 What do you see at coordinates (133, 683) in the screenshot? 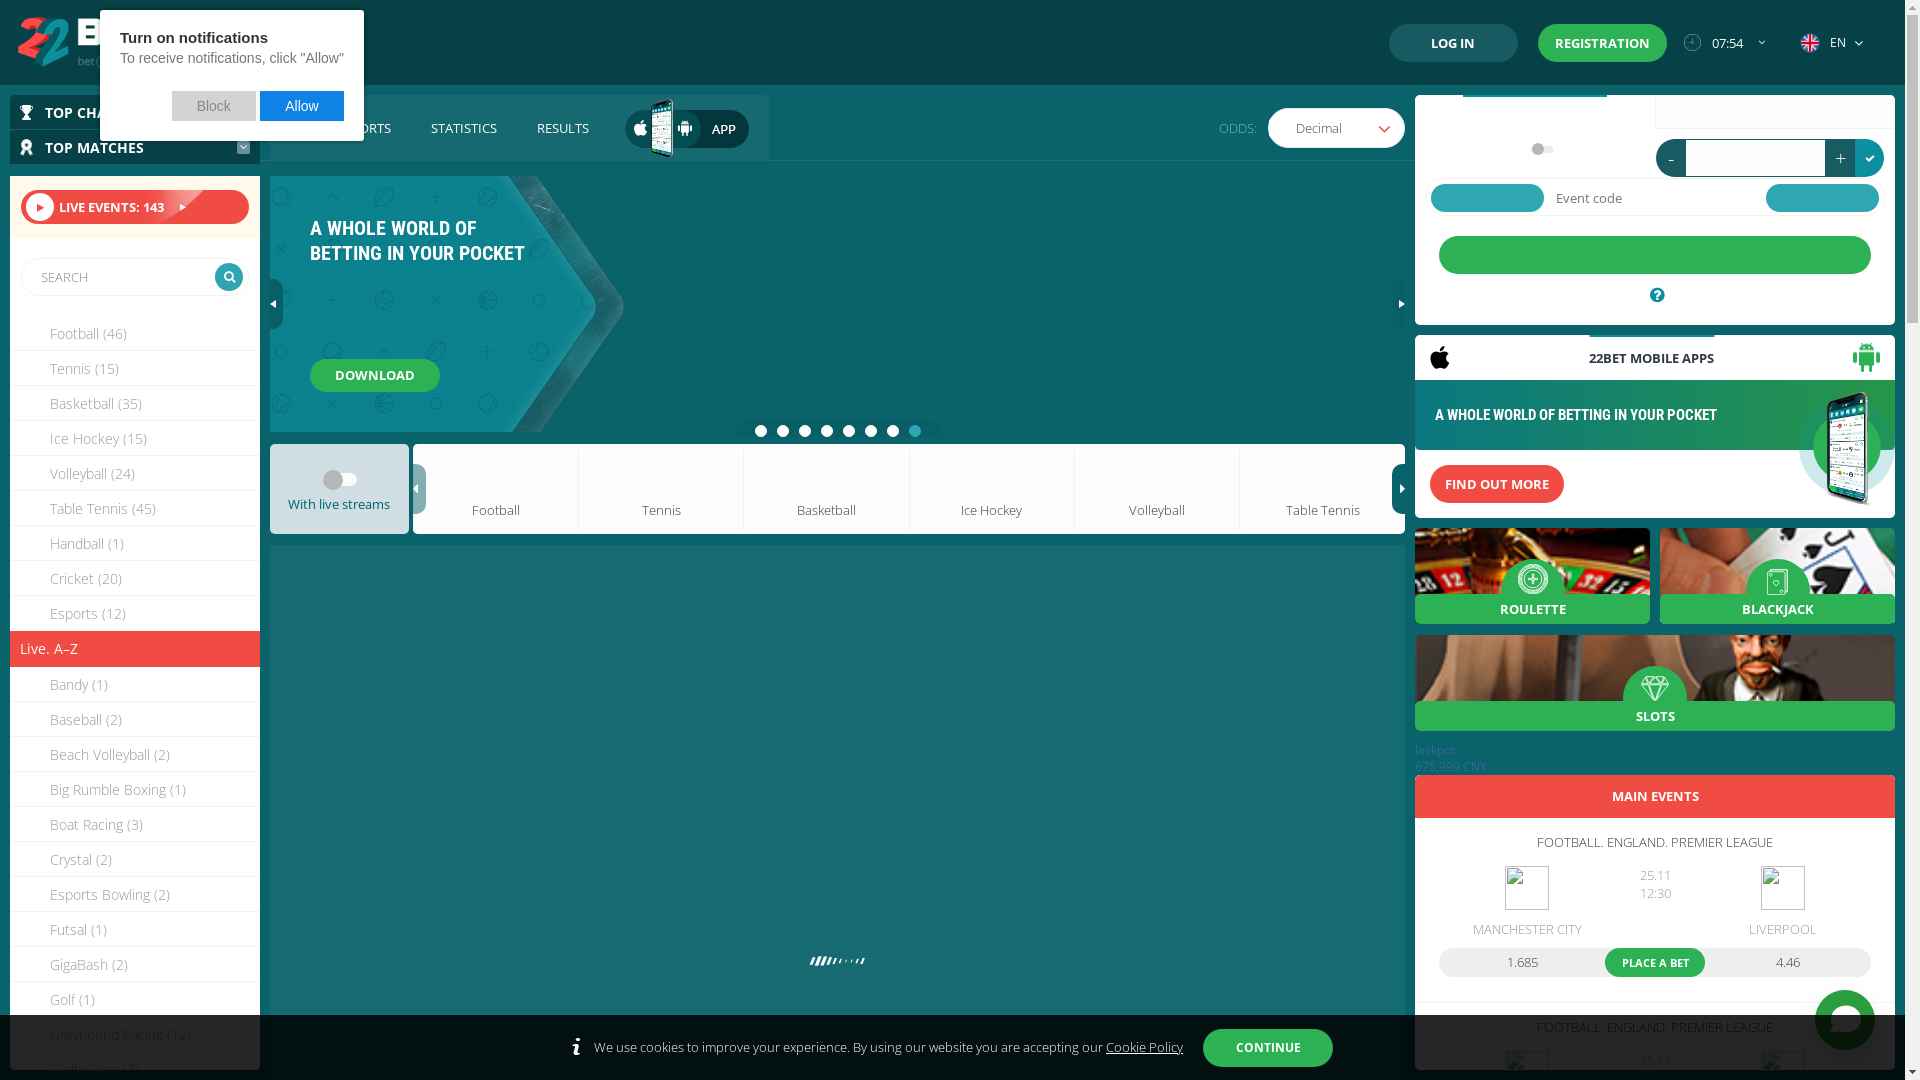
I see `'Bandy` at bounding box center [133, 683].